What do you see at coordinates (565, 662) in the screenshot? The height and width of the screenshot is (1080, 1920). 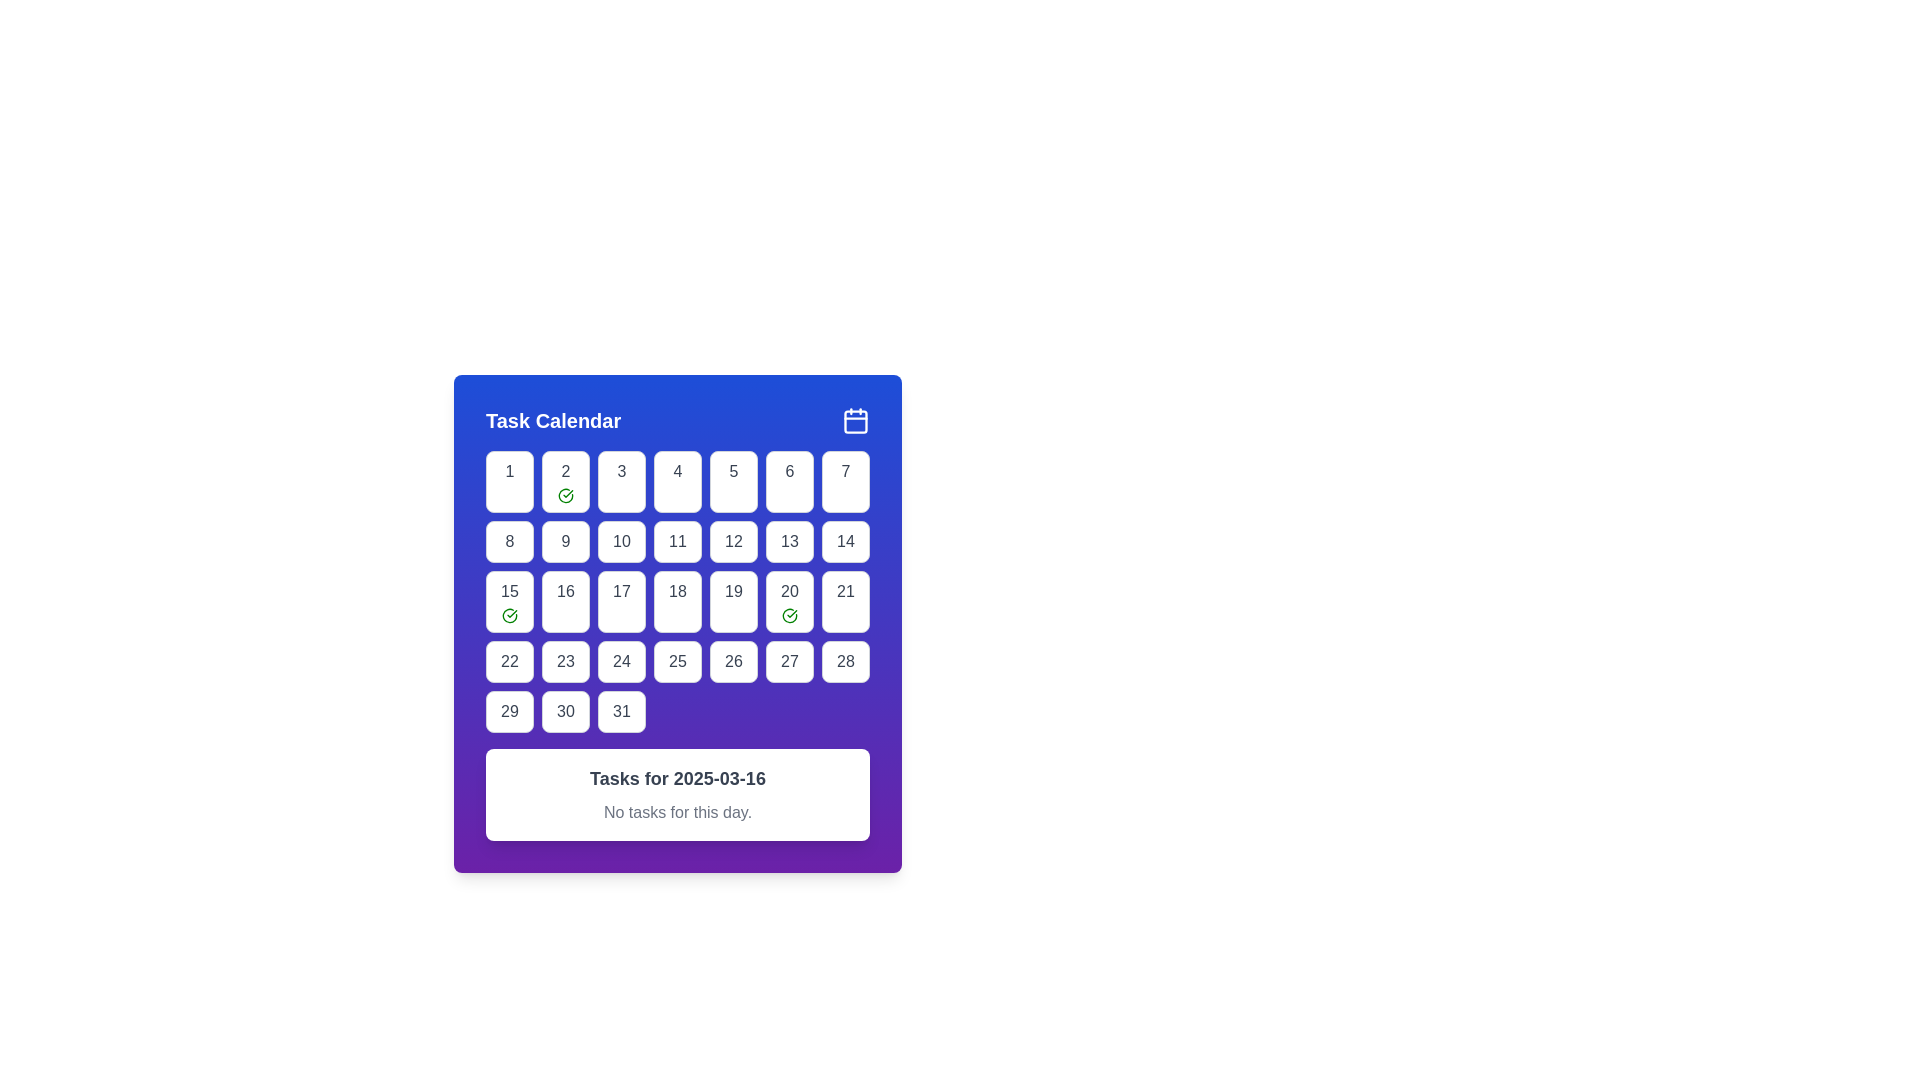 I see `the calendar day cell button displaying the number '23', located in the fourth row and second column of the calendar interface` at bounding box center [565, 662].